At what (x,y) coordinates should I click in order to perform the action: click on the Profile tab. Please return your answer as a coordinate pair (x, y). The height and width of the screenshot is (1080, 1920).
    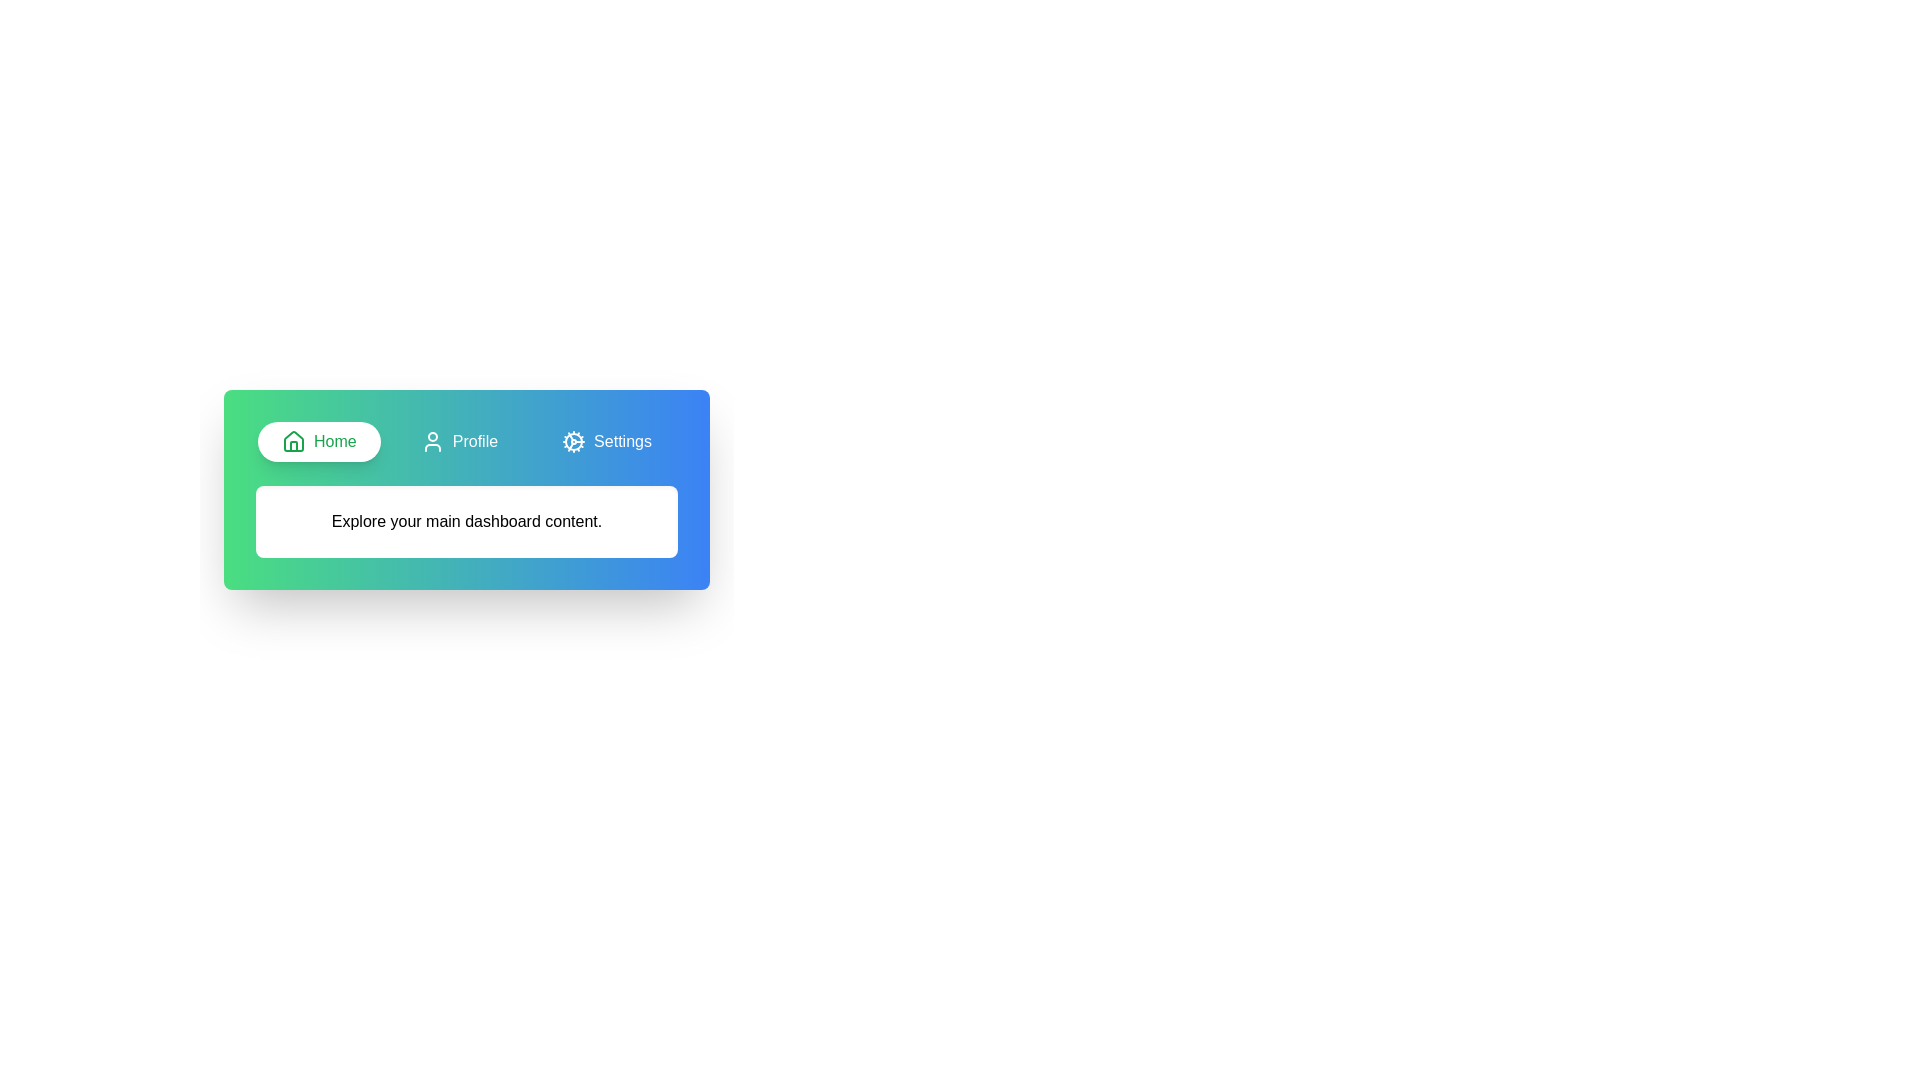
    Looking at the image, I should click on (458, 441).